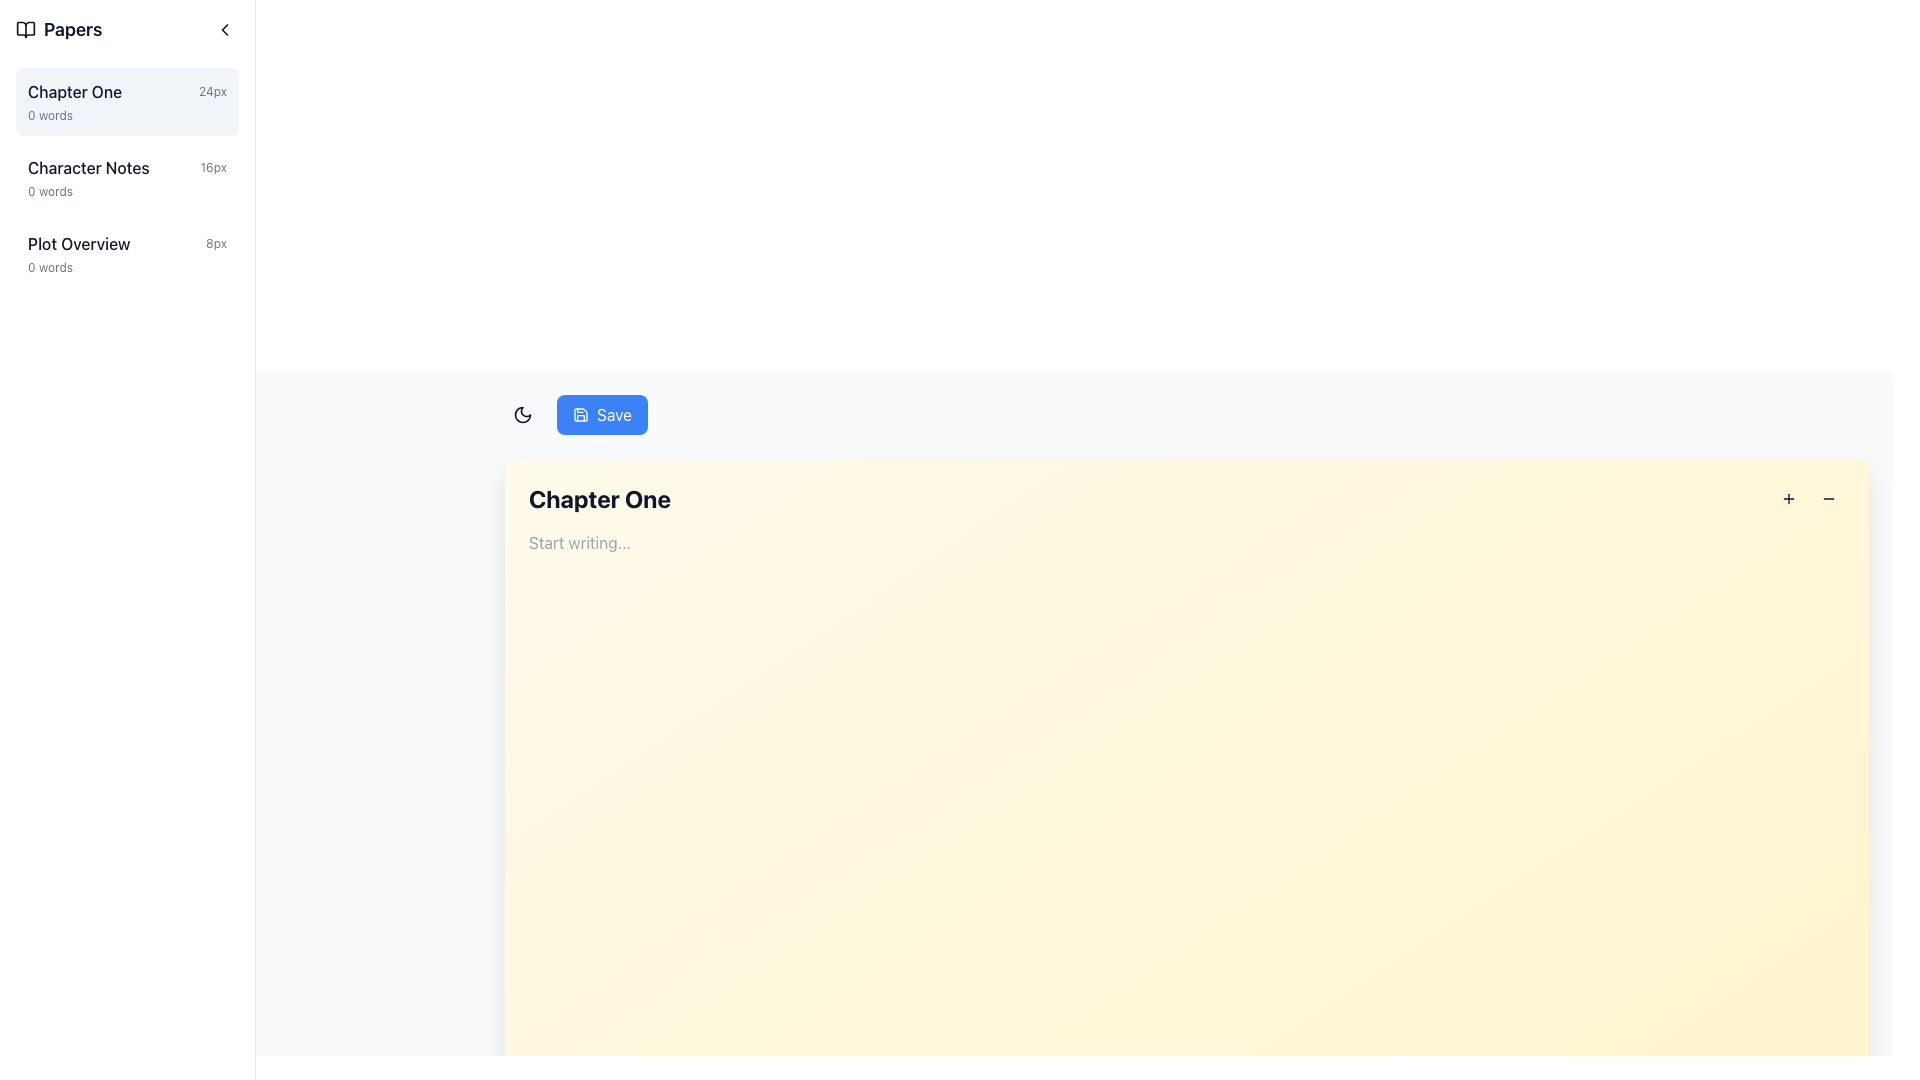  What do you see at coordinates (75, 92) in the screenshot?
I see `the text label displaying 'Chapter One' in the left sidebar, which is the first item in the list of chapters` at bounding box center [75, 92].